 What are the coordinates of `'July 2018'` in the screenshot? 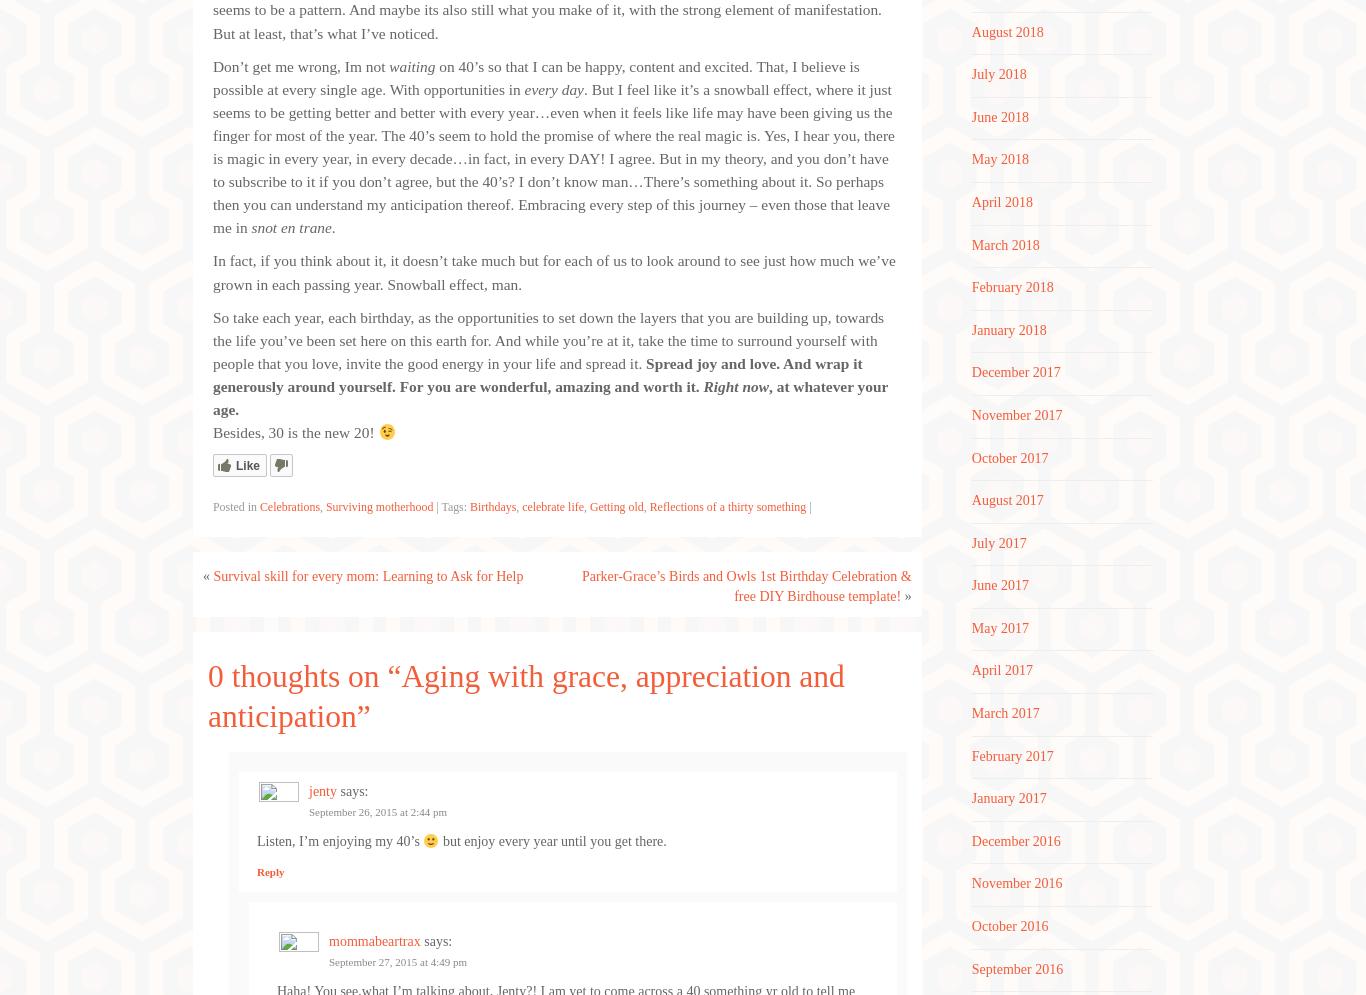 It's located at (970, 73).